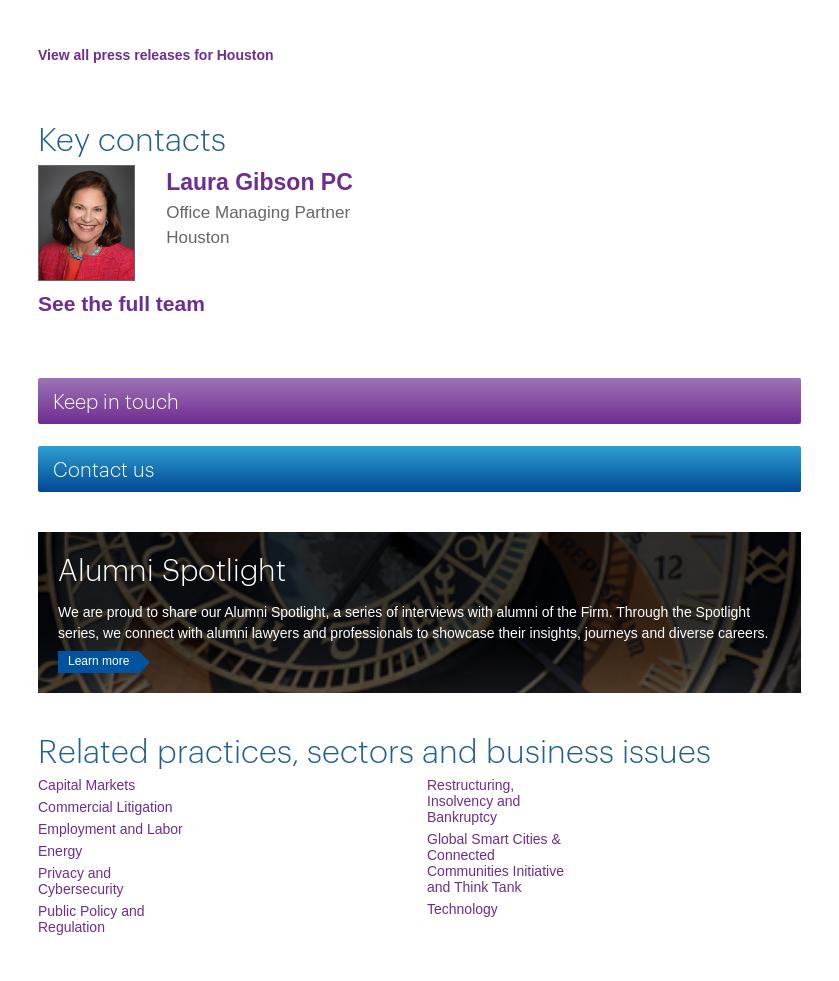  I want to click on 'Laura Gibson PC', so click(166, 180).